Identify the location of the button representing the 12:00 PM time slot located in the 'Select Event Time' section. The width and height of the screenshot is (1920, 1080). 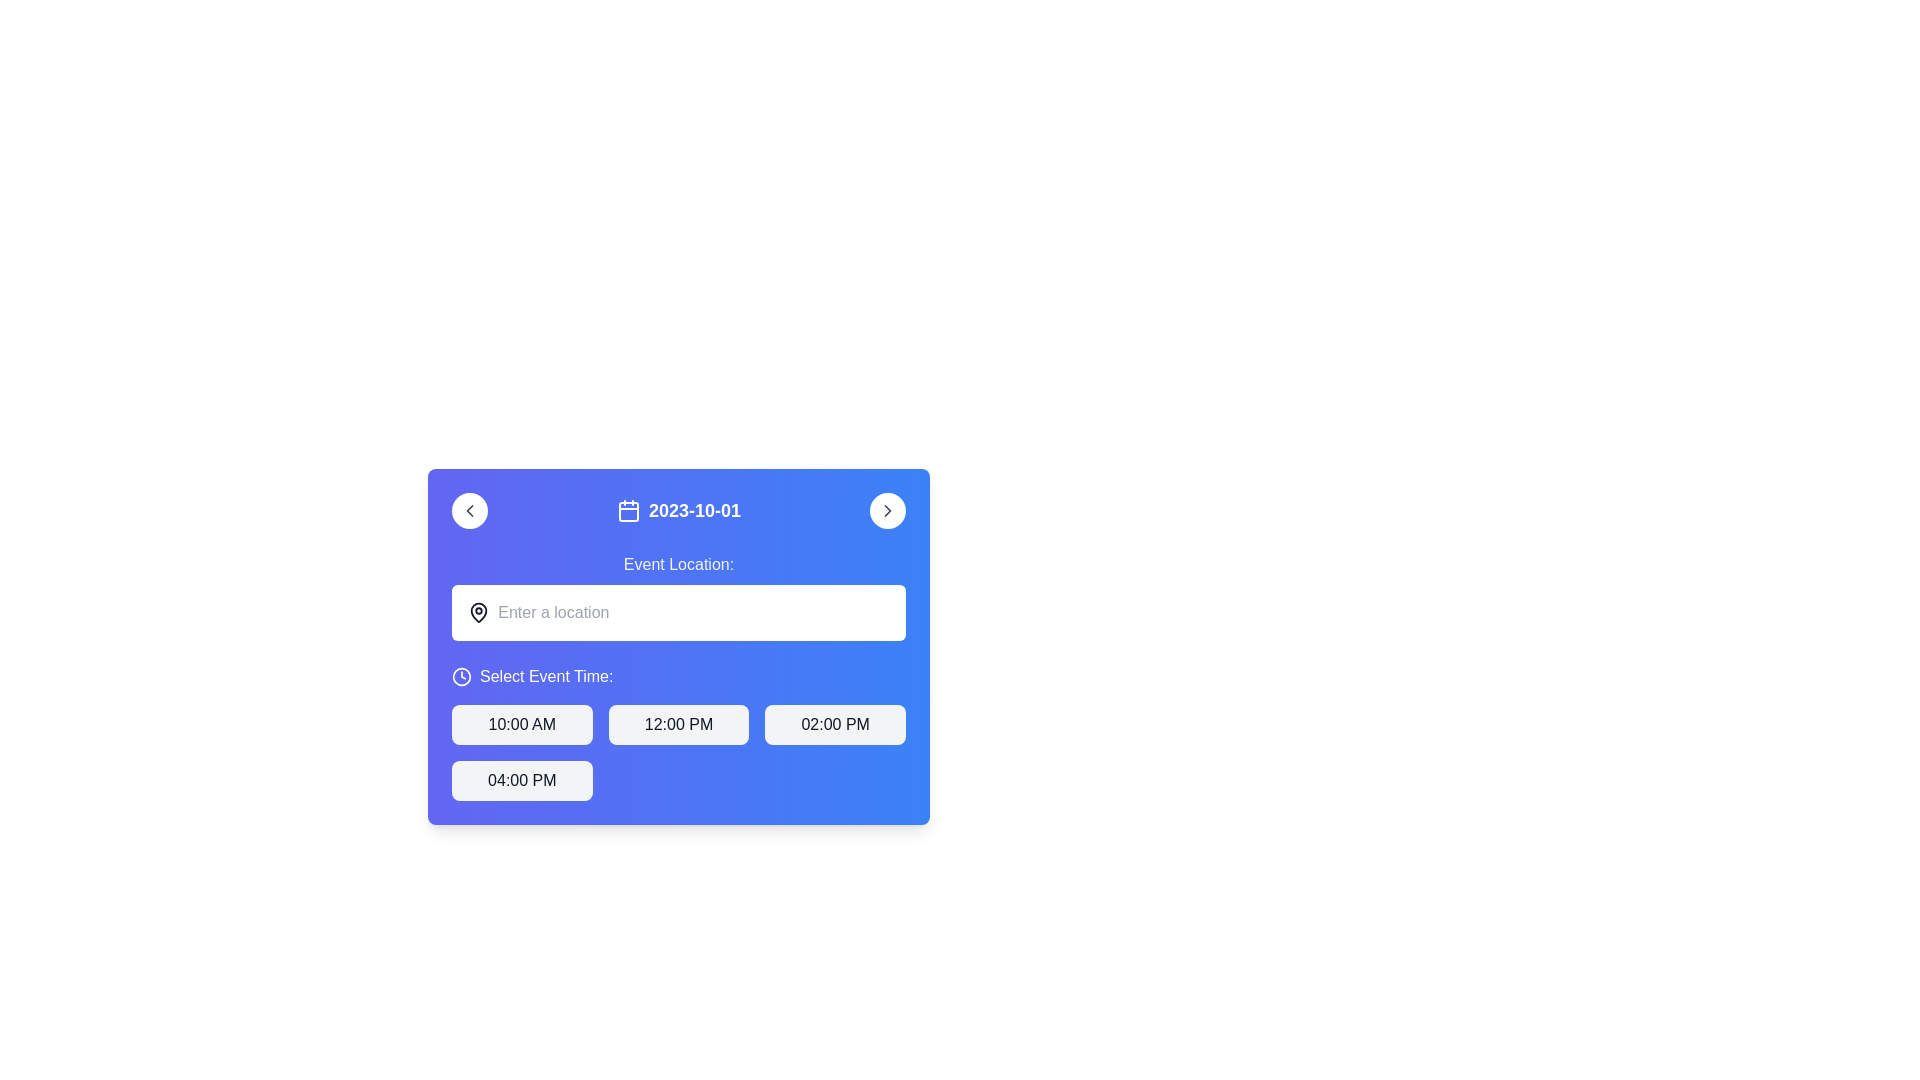
(678, 725).